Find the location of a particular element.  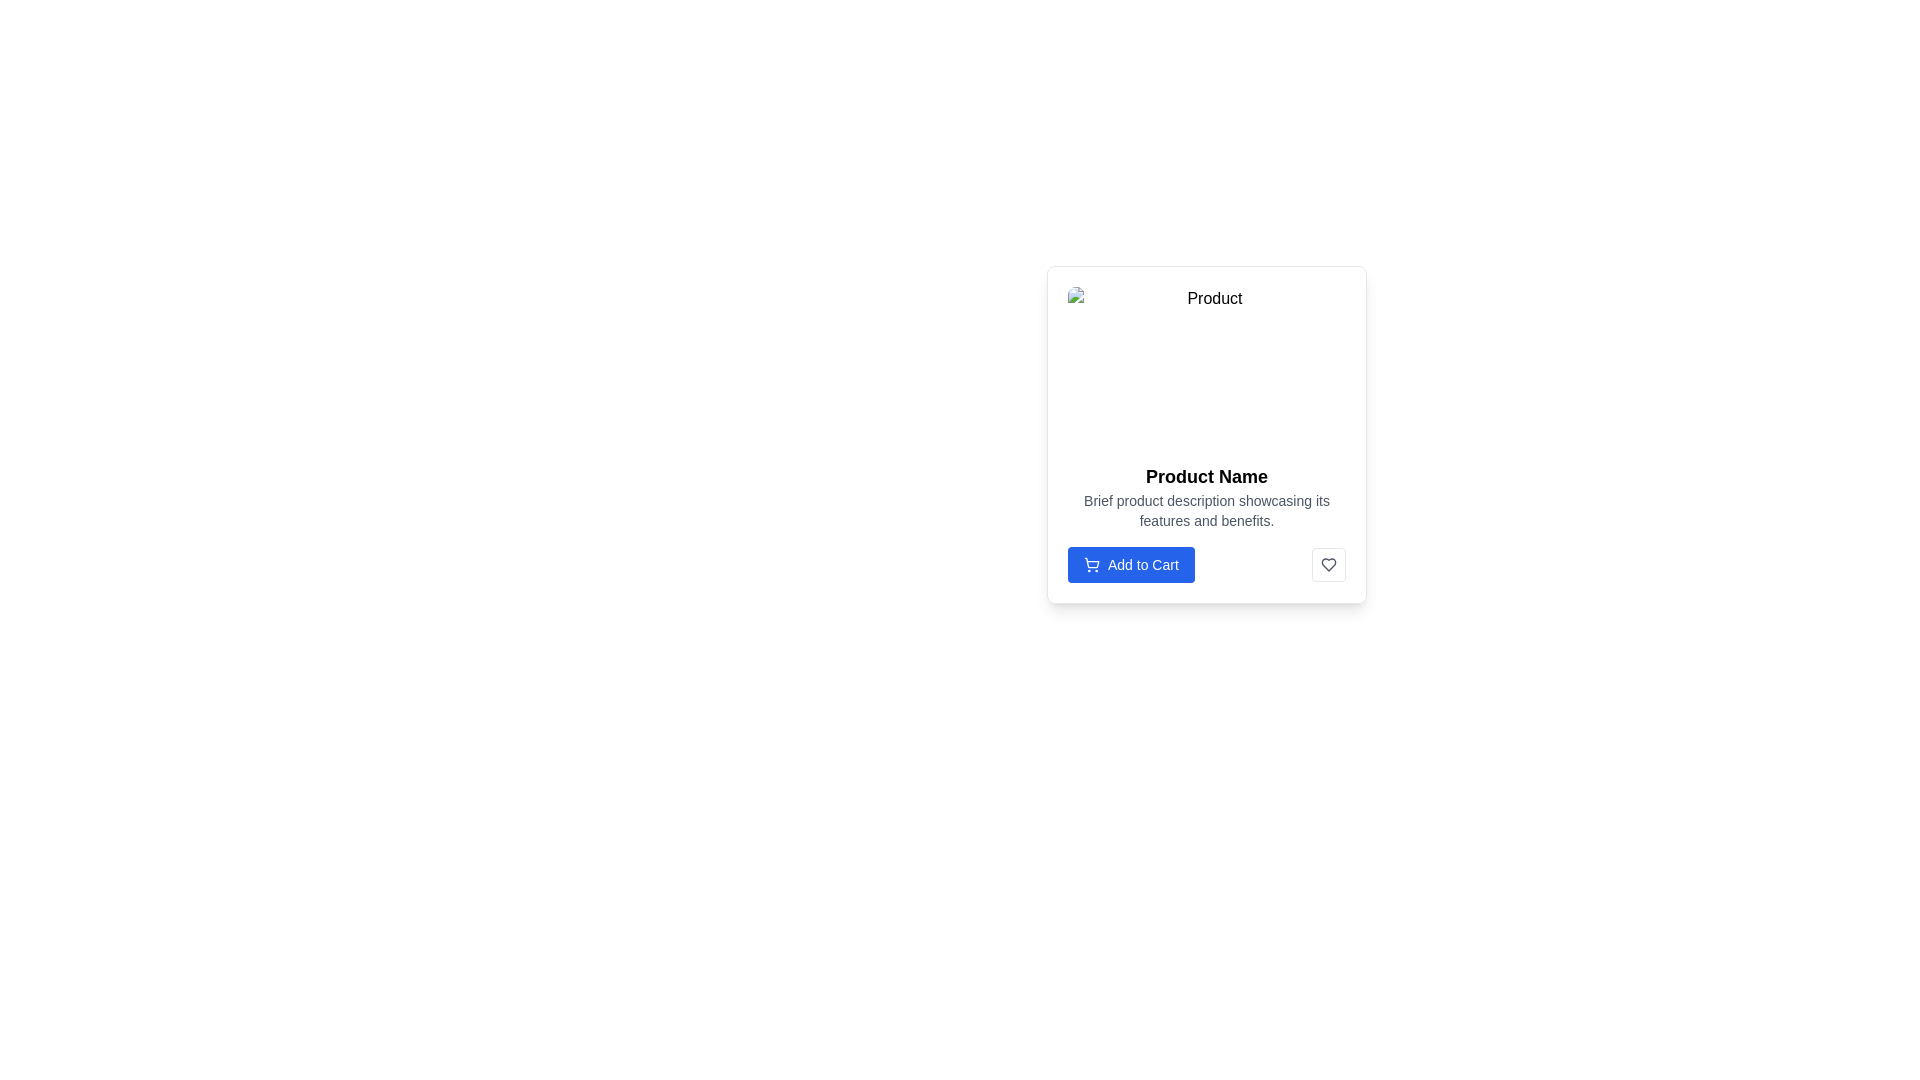

bold text label displaying 'Product Name' which is positioned above the product description and 'Add to Cart' button is located at coordinates (1205, 477).